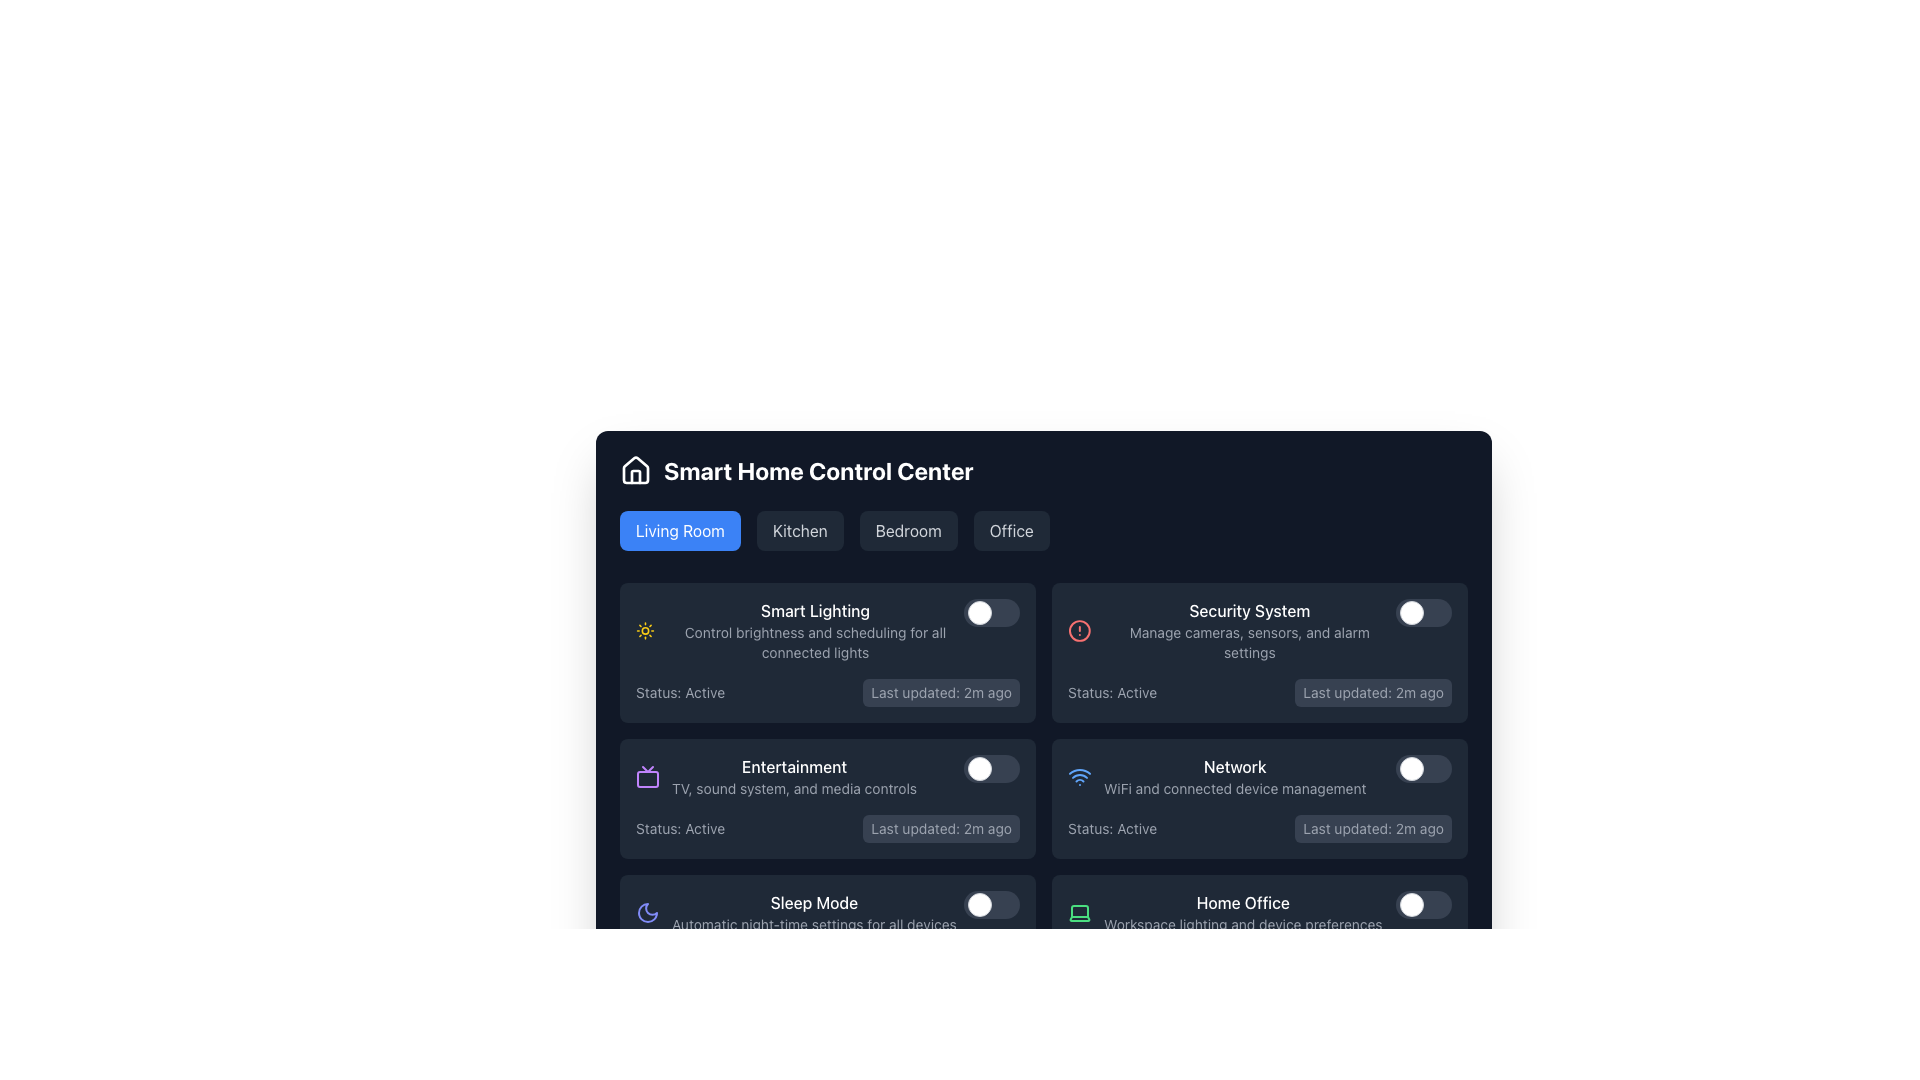 The image size is (1920, 1080). I want to click on section header labeled 'Home Office' which includes the subtitle 'Workspace lighting and device preferences'. This section is styled with a dark background and contains a laptop icon on the left and a toggle switch on the right, so click(1258, 913).